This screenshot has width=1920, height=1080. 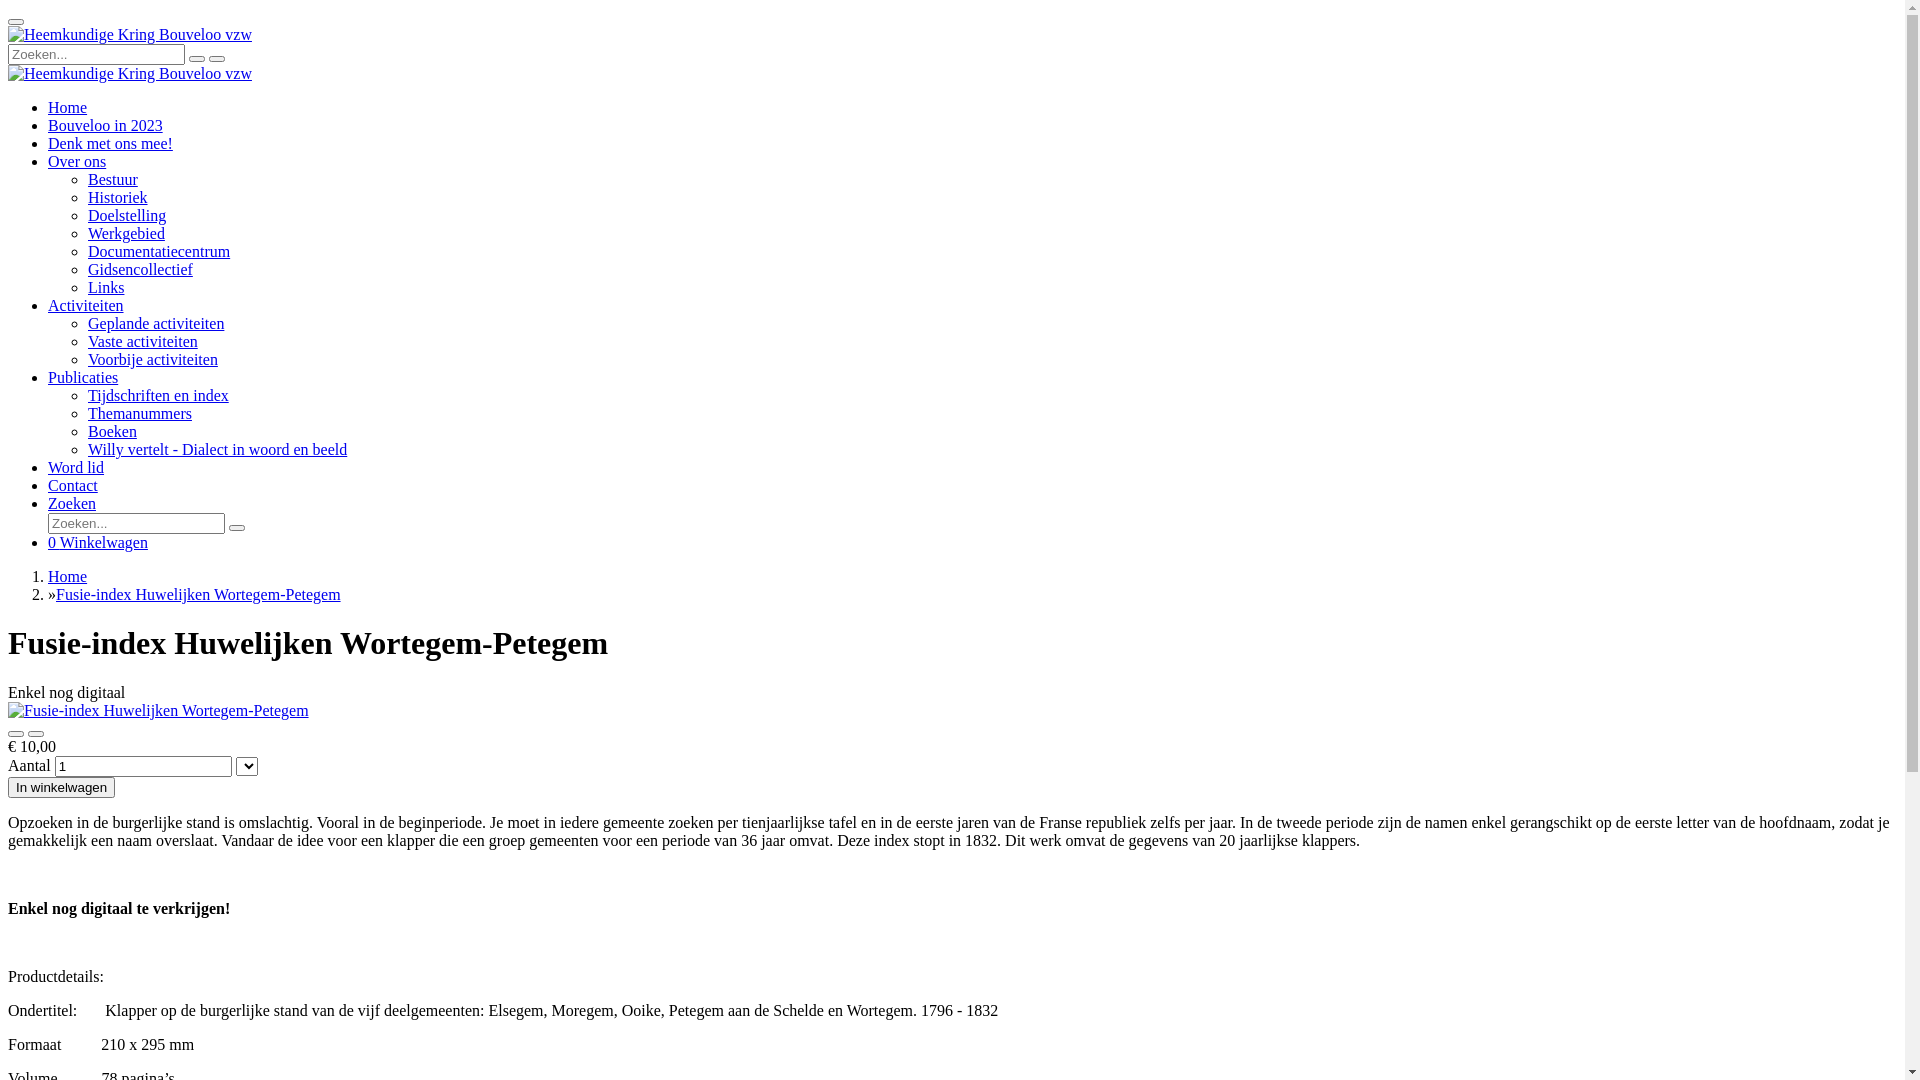 I want to click on 'Activiteiten', so click(x=85, y=305).